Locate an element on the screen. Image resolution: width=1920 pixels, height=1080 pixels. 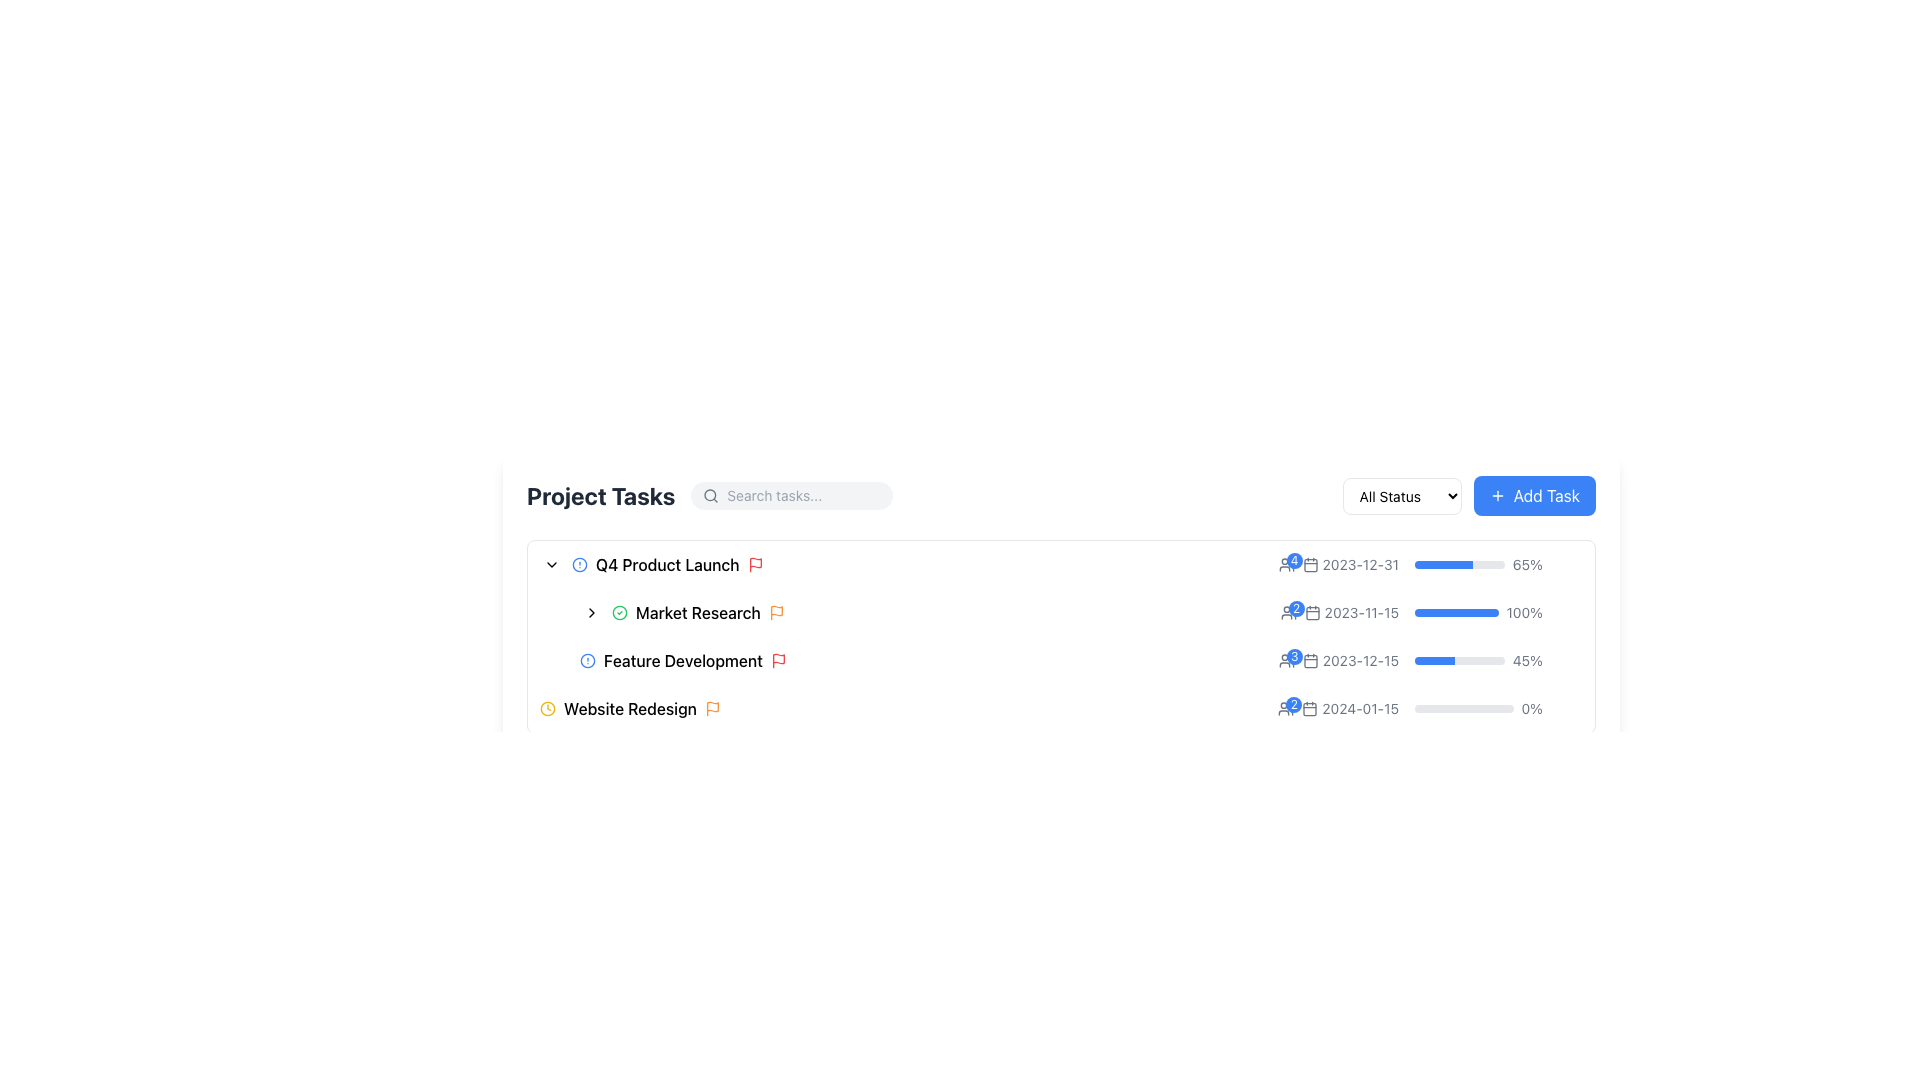
the blue circular badge displaying the number '2' that is located to the upper right of the group icon beside the date '2023-11-15' is located at coordinates (1288, 612).